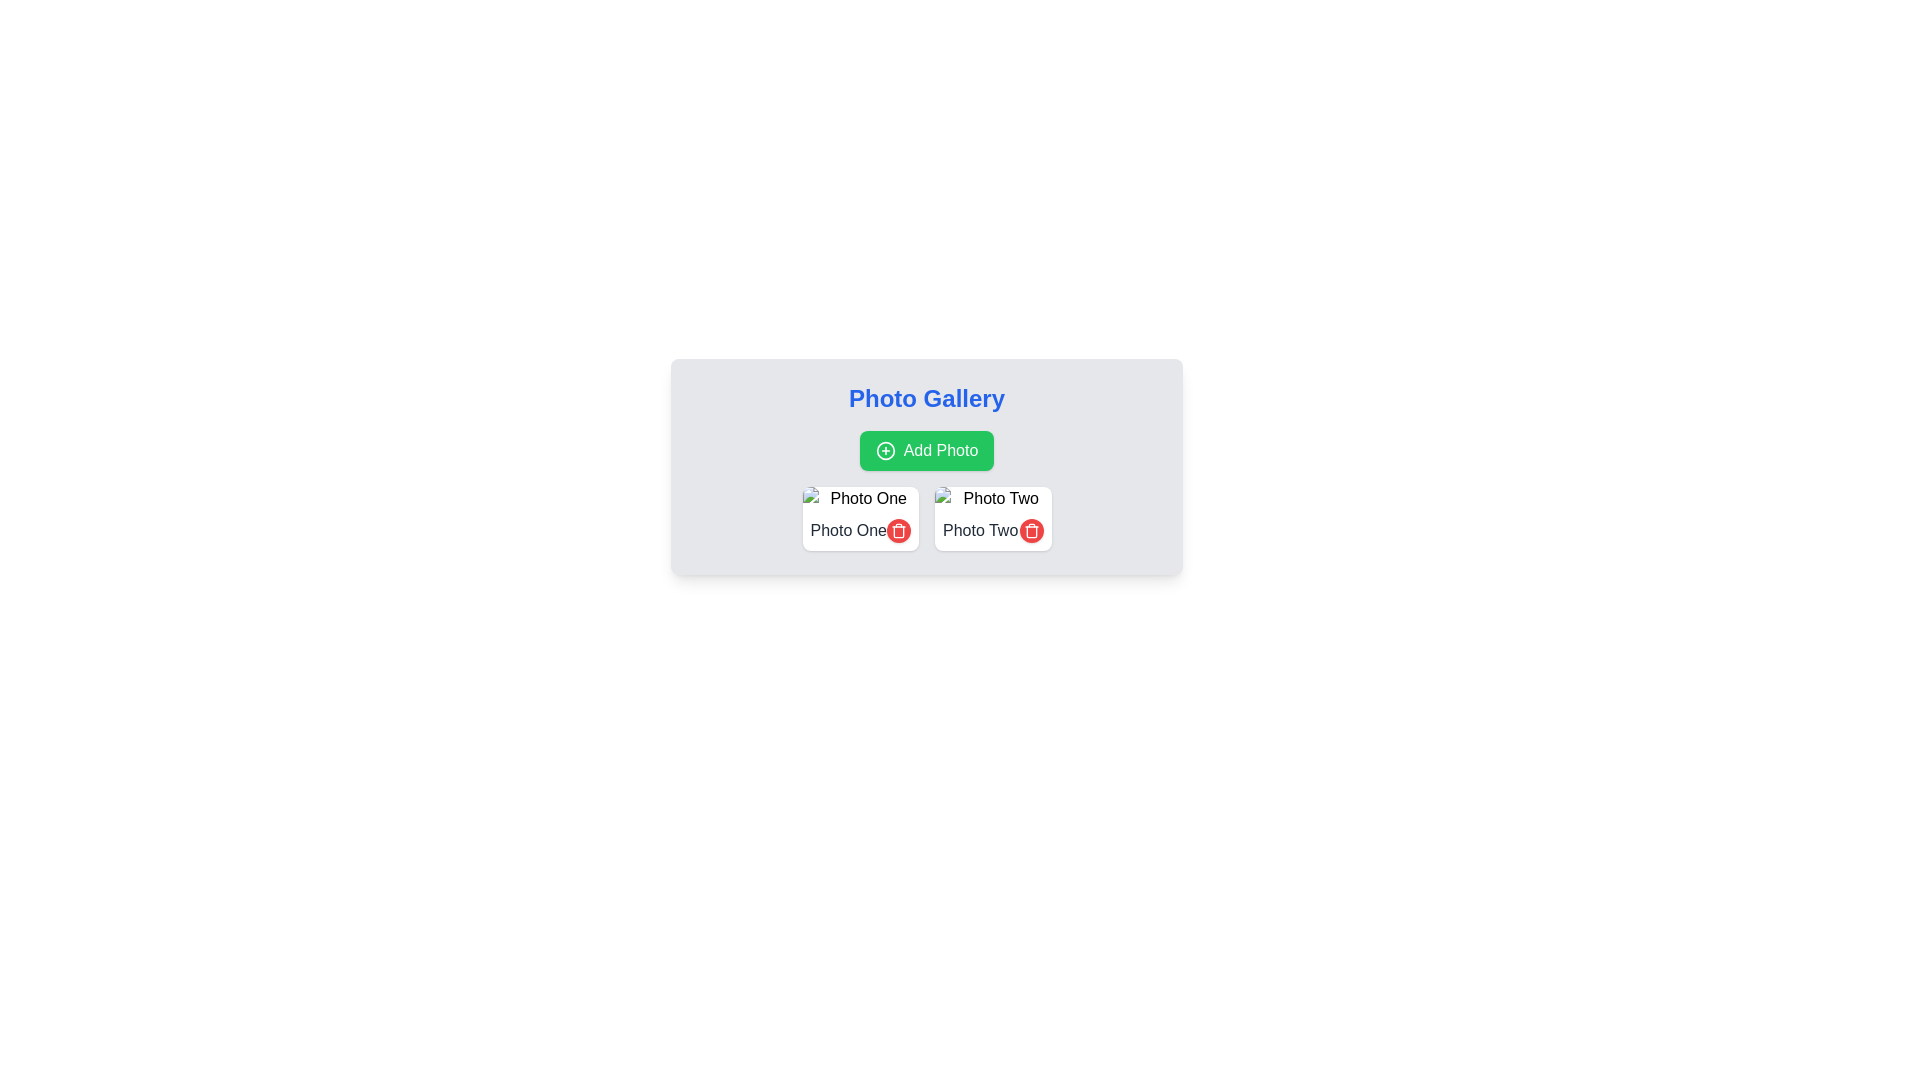 The width and height of the screenshot is (1920, 1080). I want to click on text from the 'Photo One' text label, which is styled with a gray font and located at the top left of a card layout, so click(860, 518).